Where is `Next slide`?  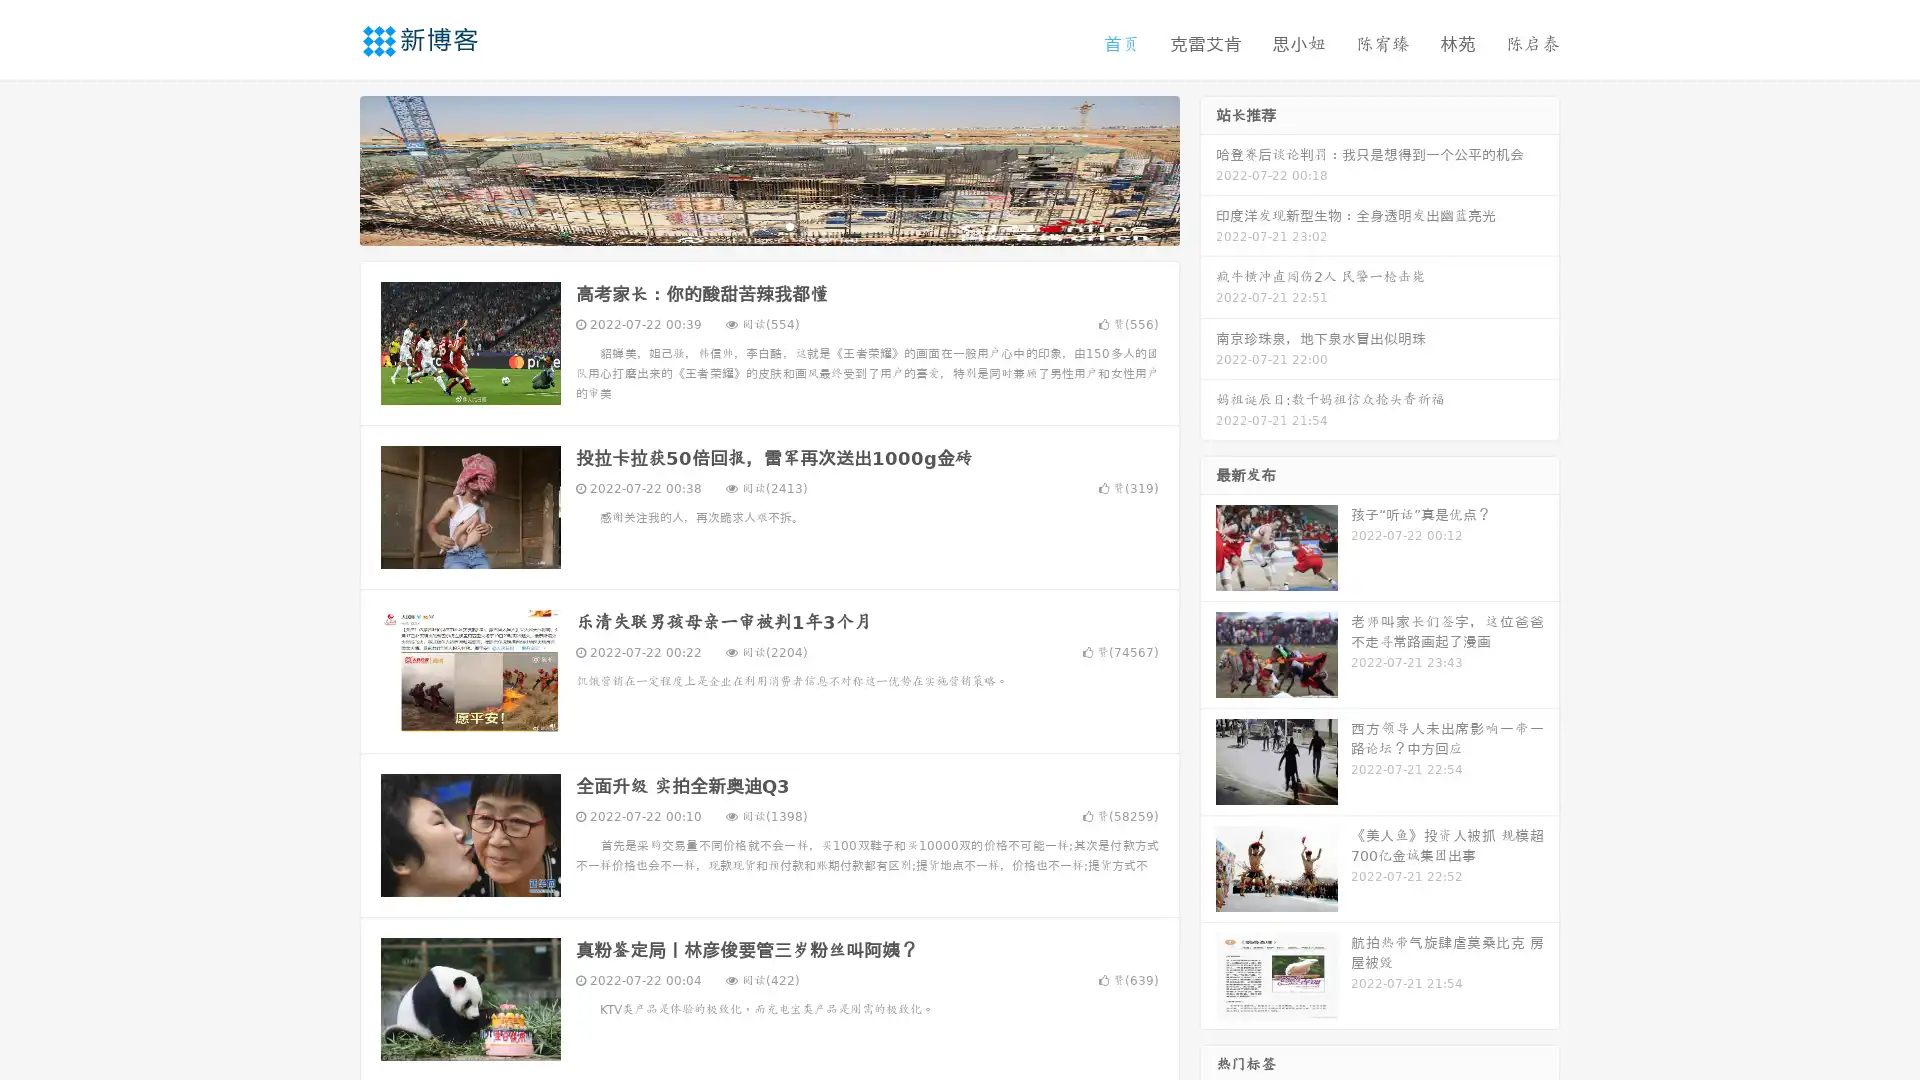
Next slide is located at coordinates (1208, 168).